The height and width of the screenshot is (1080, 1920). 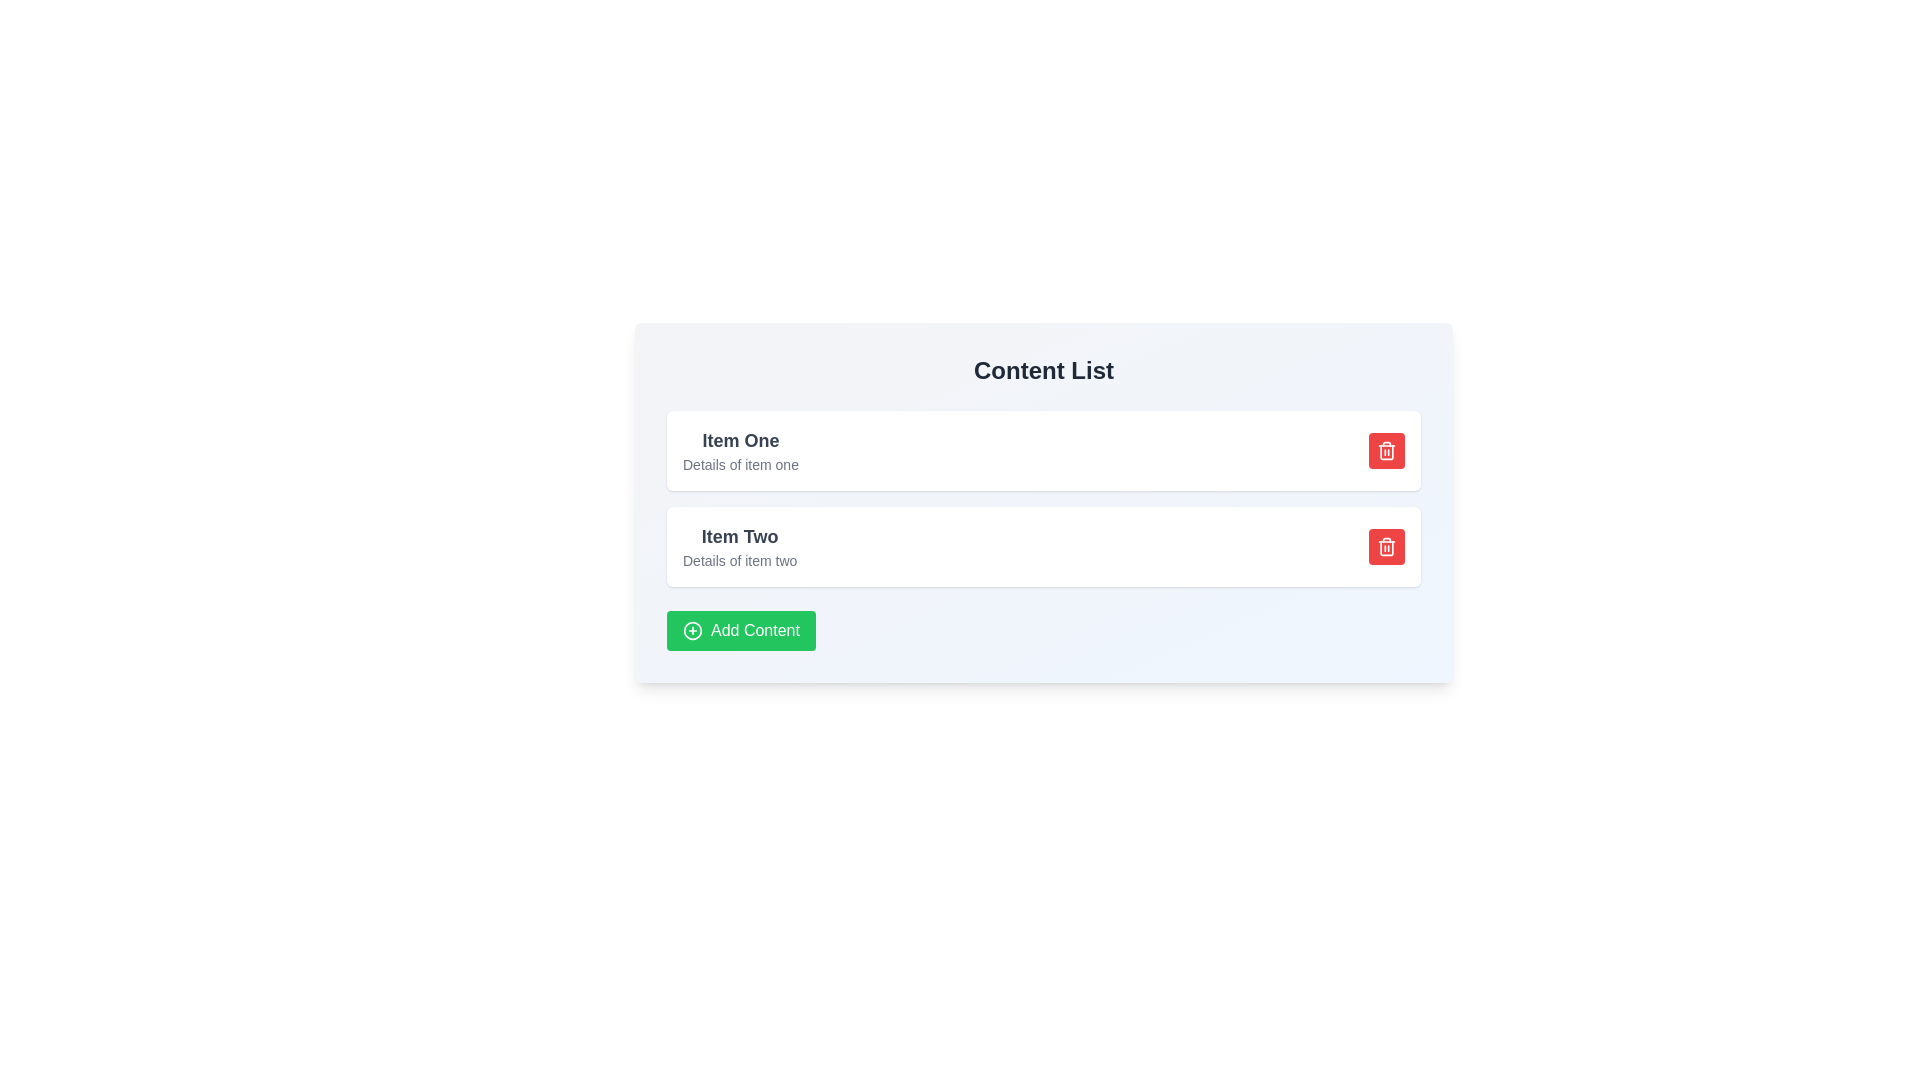 What do you see at coordinates (739, 547) in the screenshot?
I see `the Text Display Group titled 'Item Two' which provides a summary of further details associated with it` at bounding box center [739, 547].